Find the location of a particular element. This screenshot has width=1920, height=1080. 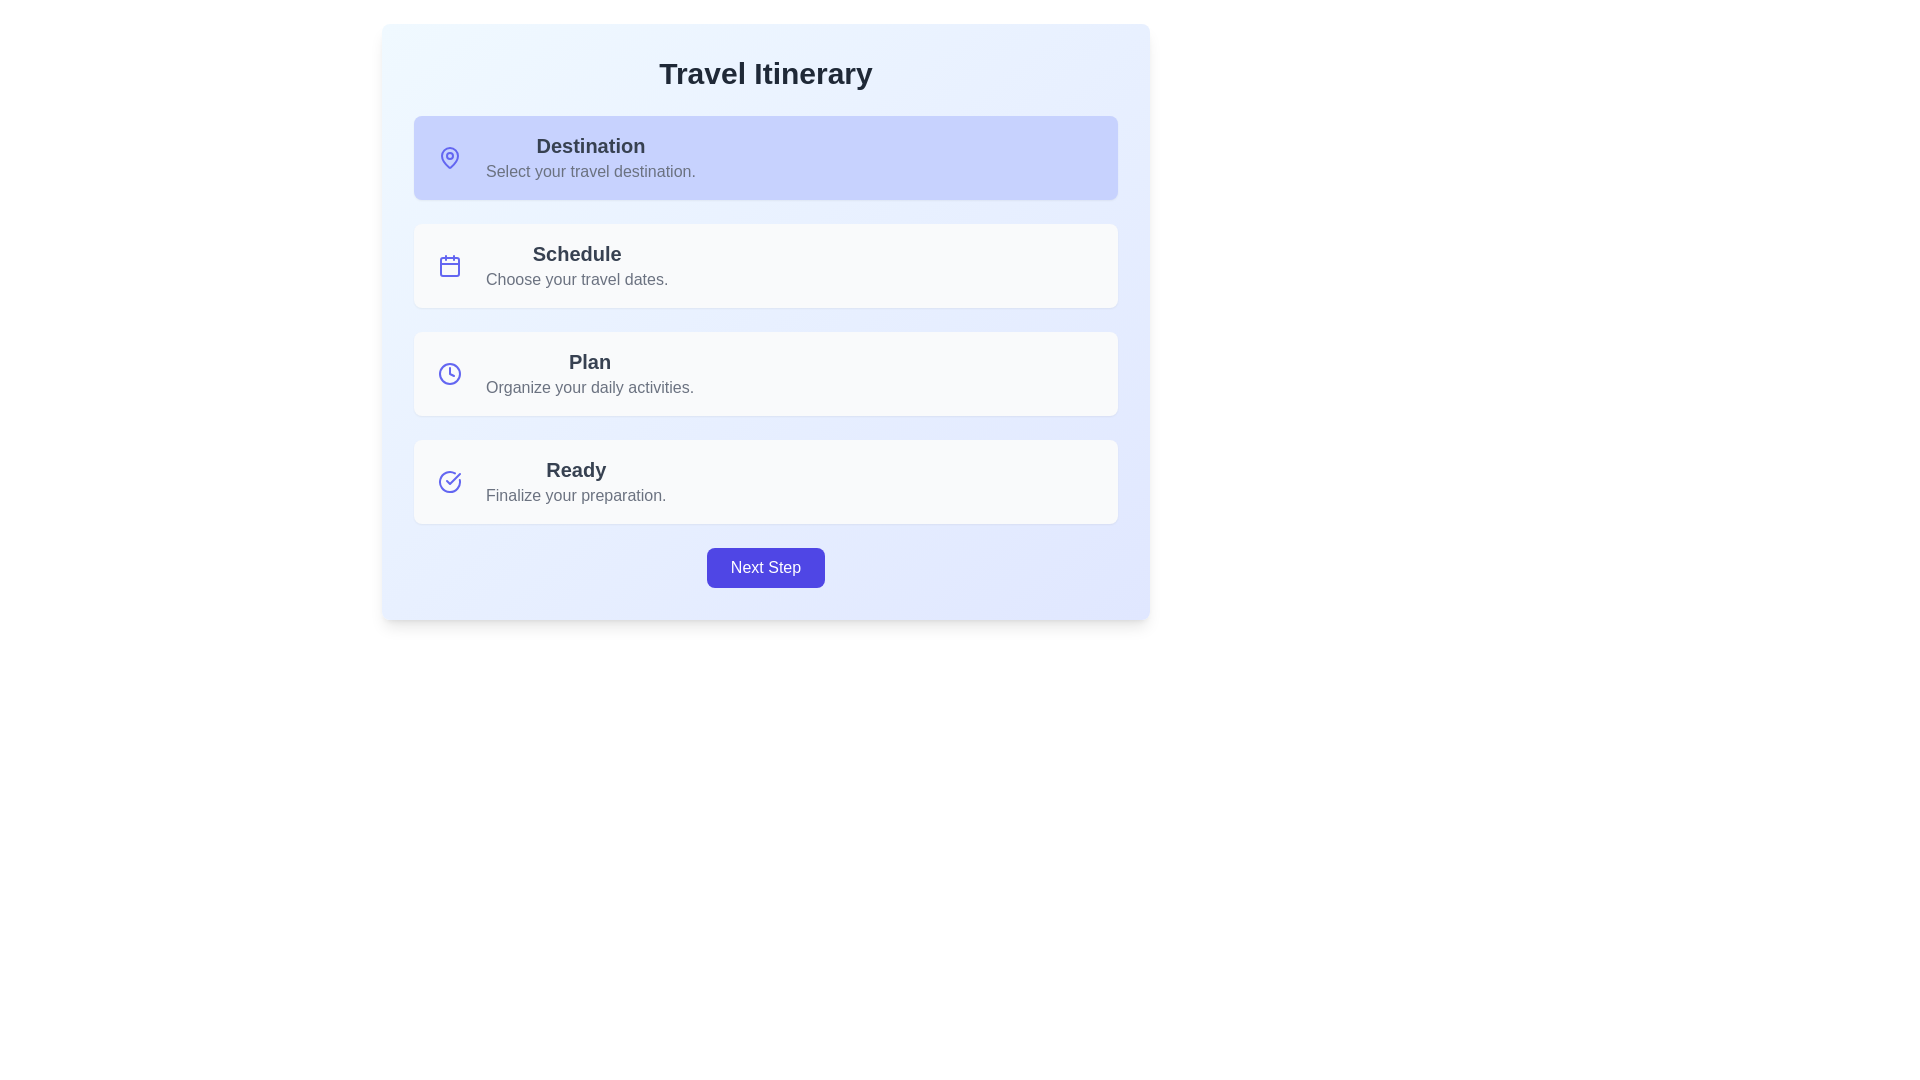

the SVG Icon located at the top left corner of the 'Destination' card, adjacent to the text 'Destination', by moving the cursor to its center is located at coordinates (449, 157).